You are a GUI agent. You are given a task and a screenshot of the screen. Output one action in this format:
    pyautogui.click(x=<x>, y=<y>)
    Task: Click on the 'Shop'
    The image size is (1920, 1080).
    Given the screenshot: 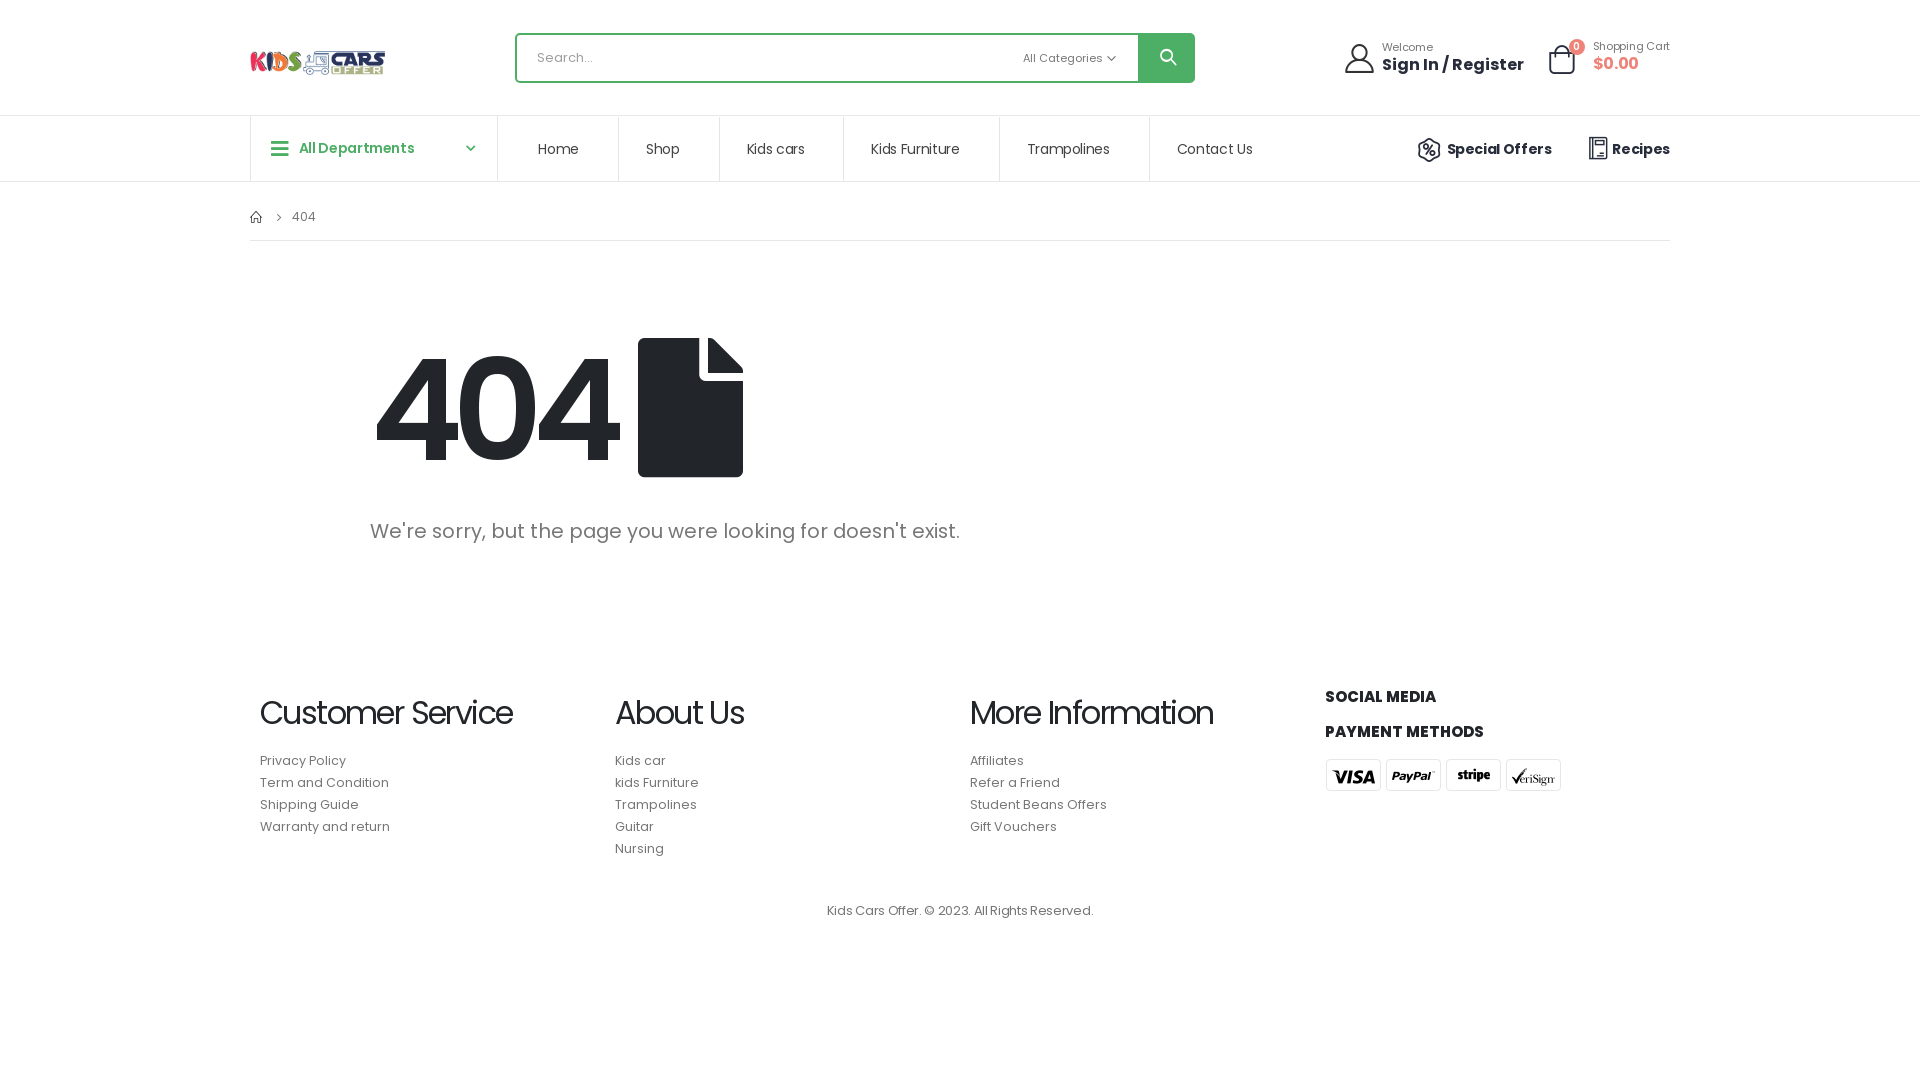 What is the action you would take?
    pyautogui.click(x=670, y=148)
    